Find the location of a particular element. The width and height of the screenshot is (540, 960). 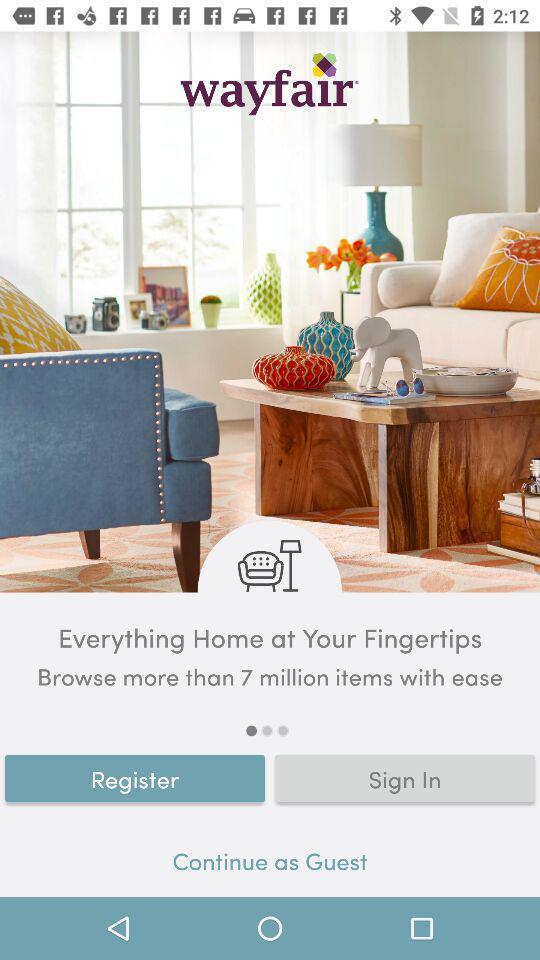

register item is located at coordinates (135, 777).